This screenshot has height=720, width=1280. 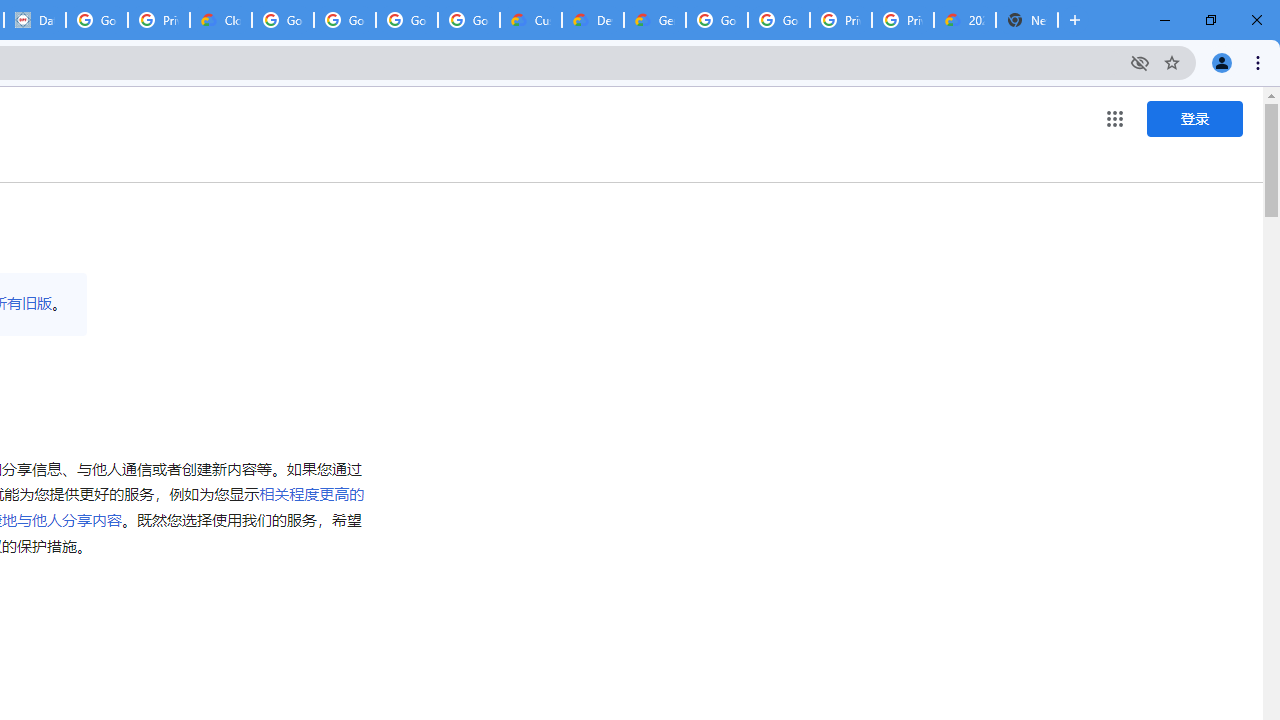 I want to click on 'New Tab', so click(x=1027, y=20).